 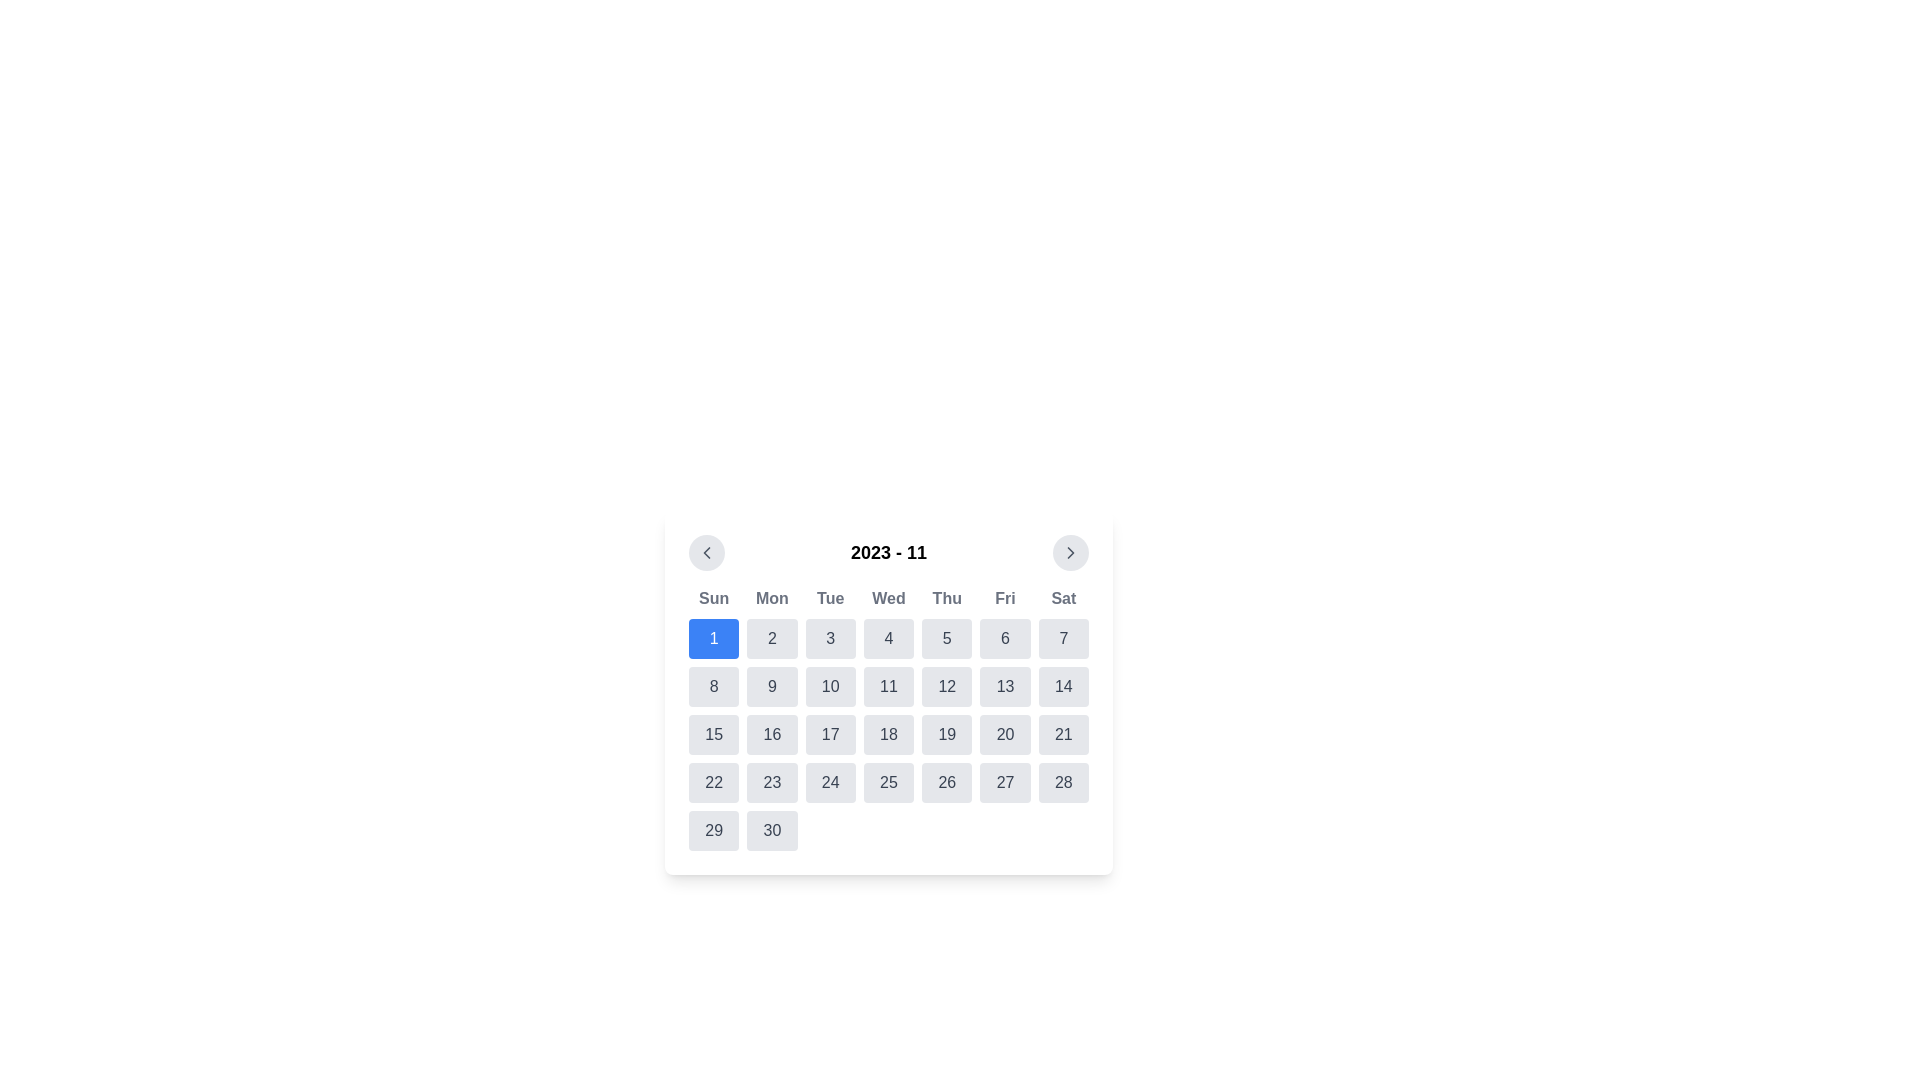 What do you see at coordinates (771, 830) in the screenshot?
I see `the button displaying the number '30' with a light gray background` at bounding box center [771, 830].